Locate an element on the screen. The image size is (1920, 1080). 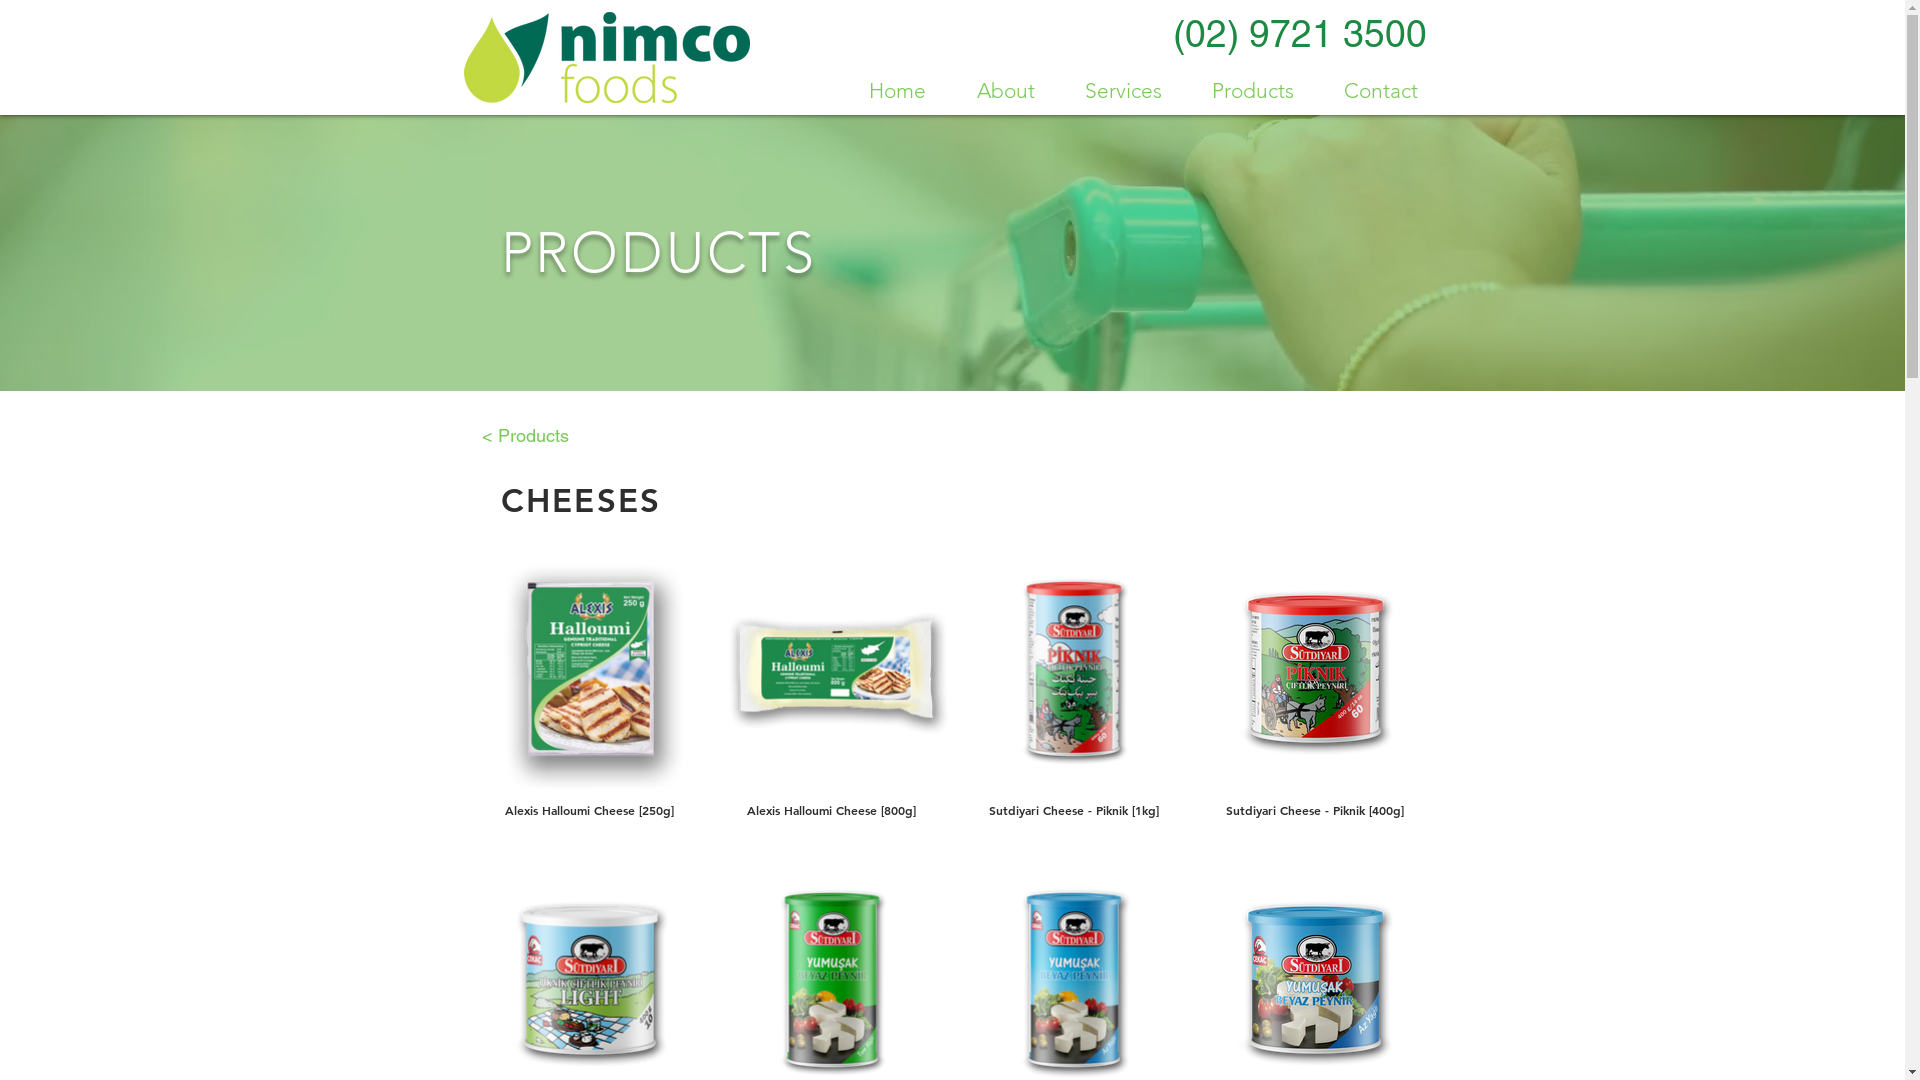
'Contact' is located at coordinates (1379, 90).